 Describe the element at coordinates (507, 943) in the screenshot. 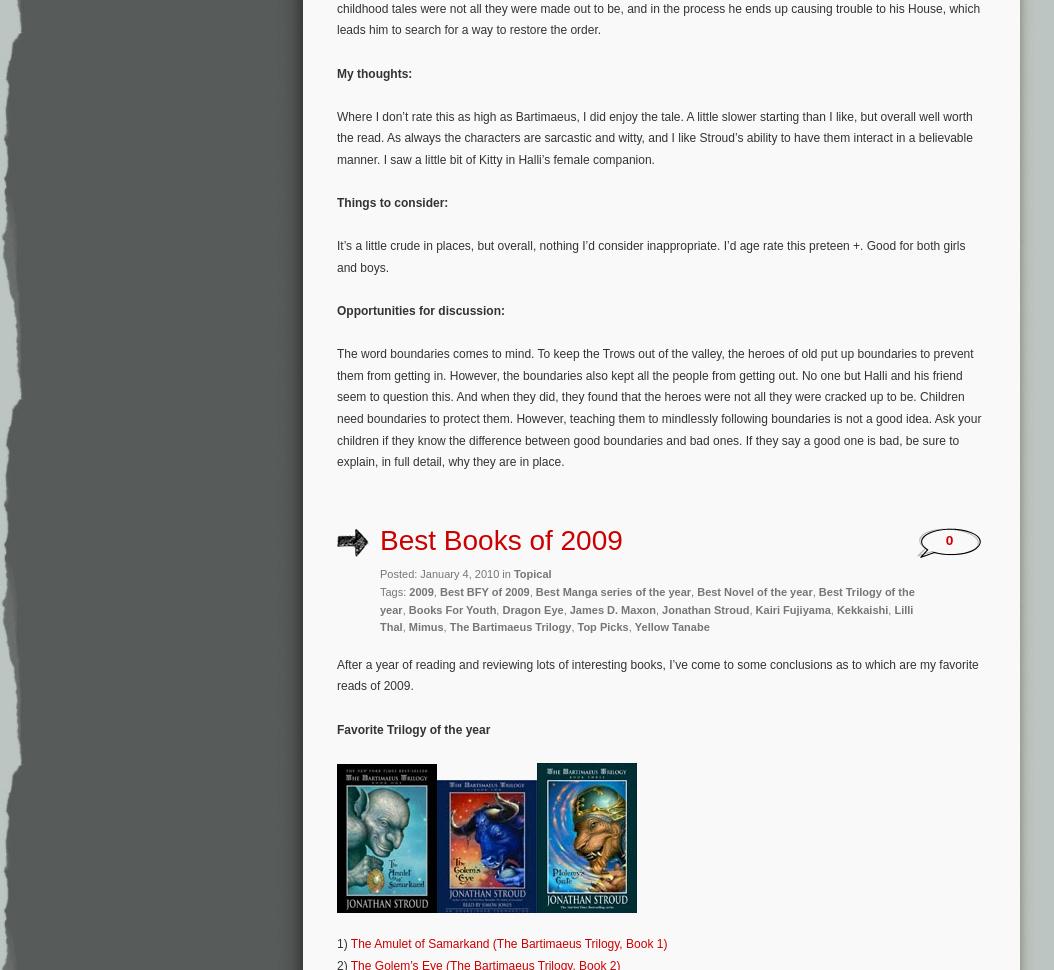

I see `'The Amulet of Samarkand (The Bartimaeus Trilogy, Book 1)'` at that location.